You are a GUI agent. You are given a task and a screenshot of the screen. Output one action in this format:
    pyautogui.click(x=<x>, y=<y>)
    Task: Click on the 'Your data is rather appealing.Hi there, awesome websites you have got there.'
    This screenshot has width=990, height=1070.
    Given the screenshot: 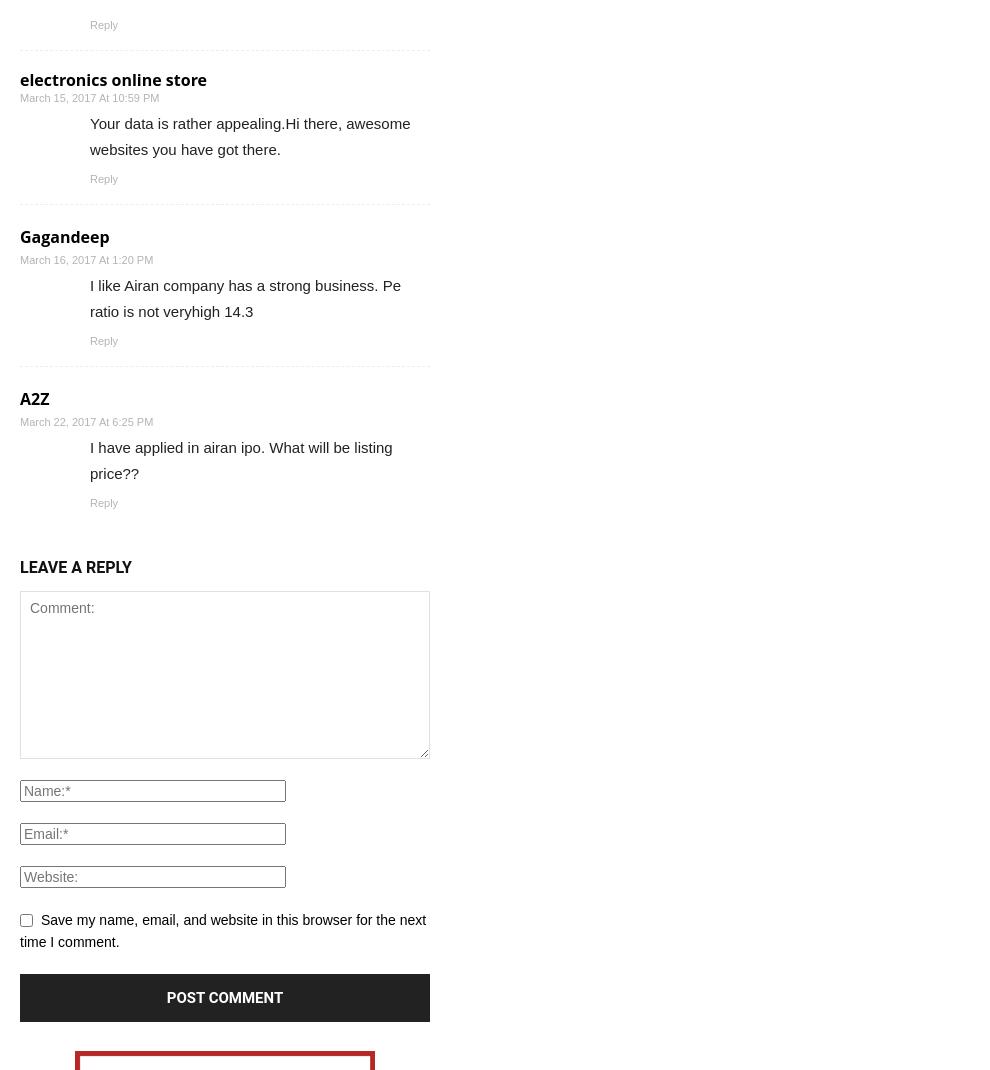 What is the action you would take?
    pyautogui.click(x=249, y=135)
    